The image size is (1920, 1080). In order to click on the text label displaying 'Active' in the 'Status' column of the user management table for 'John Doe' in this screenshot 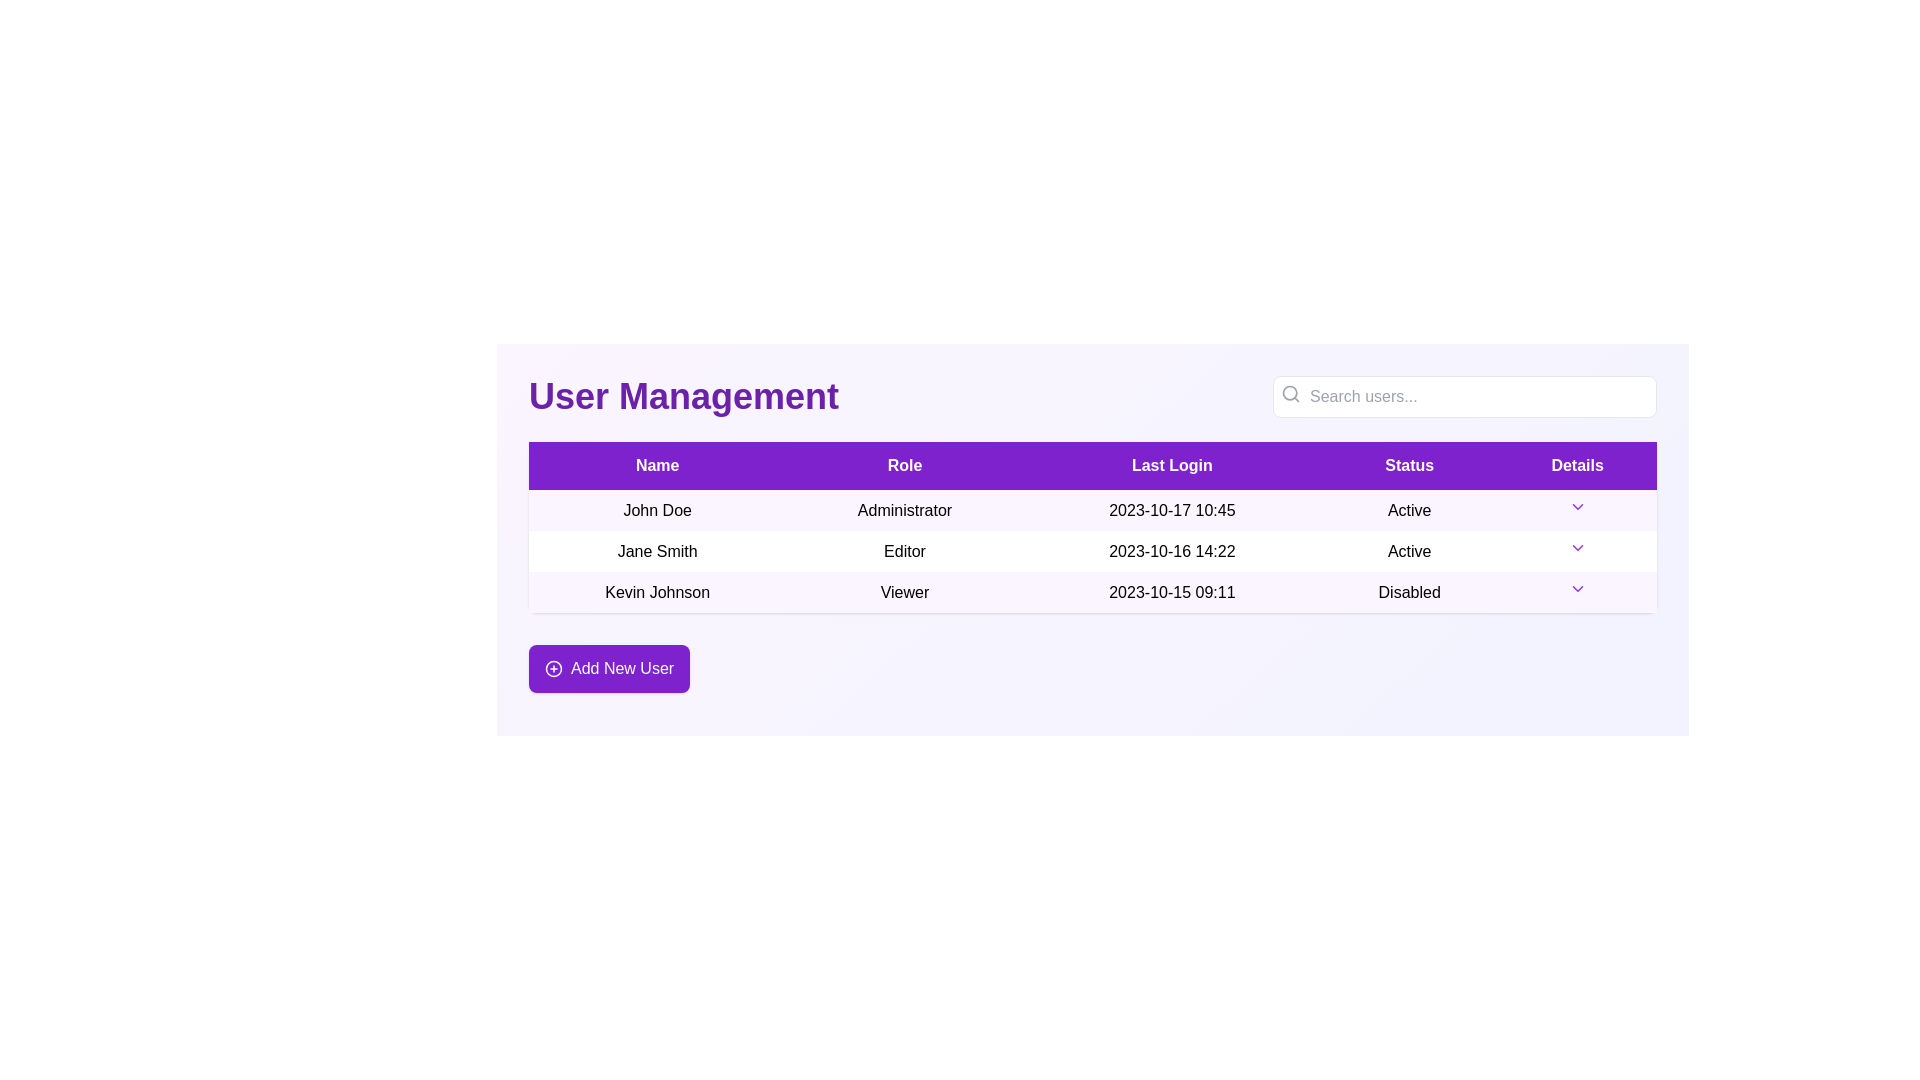, I will do `click(1408, 509)`.